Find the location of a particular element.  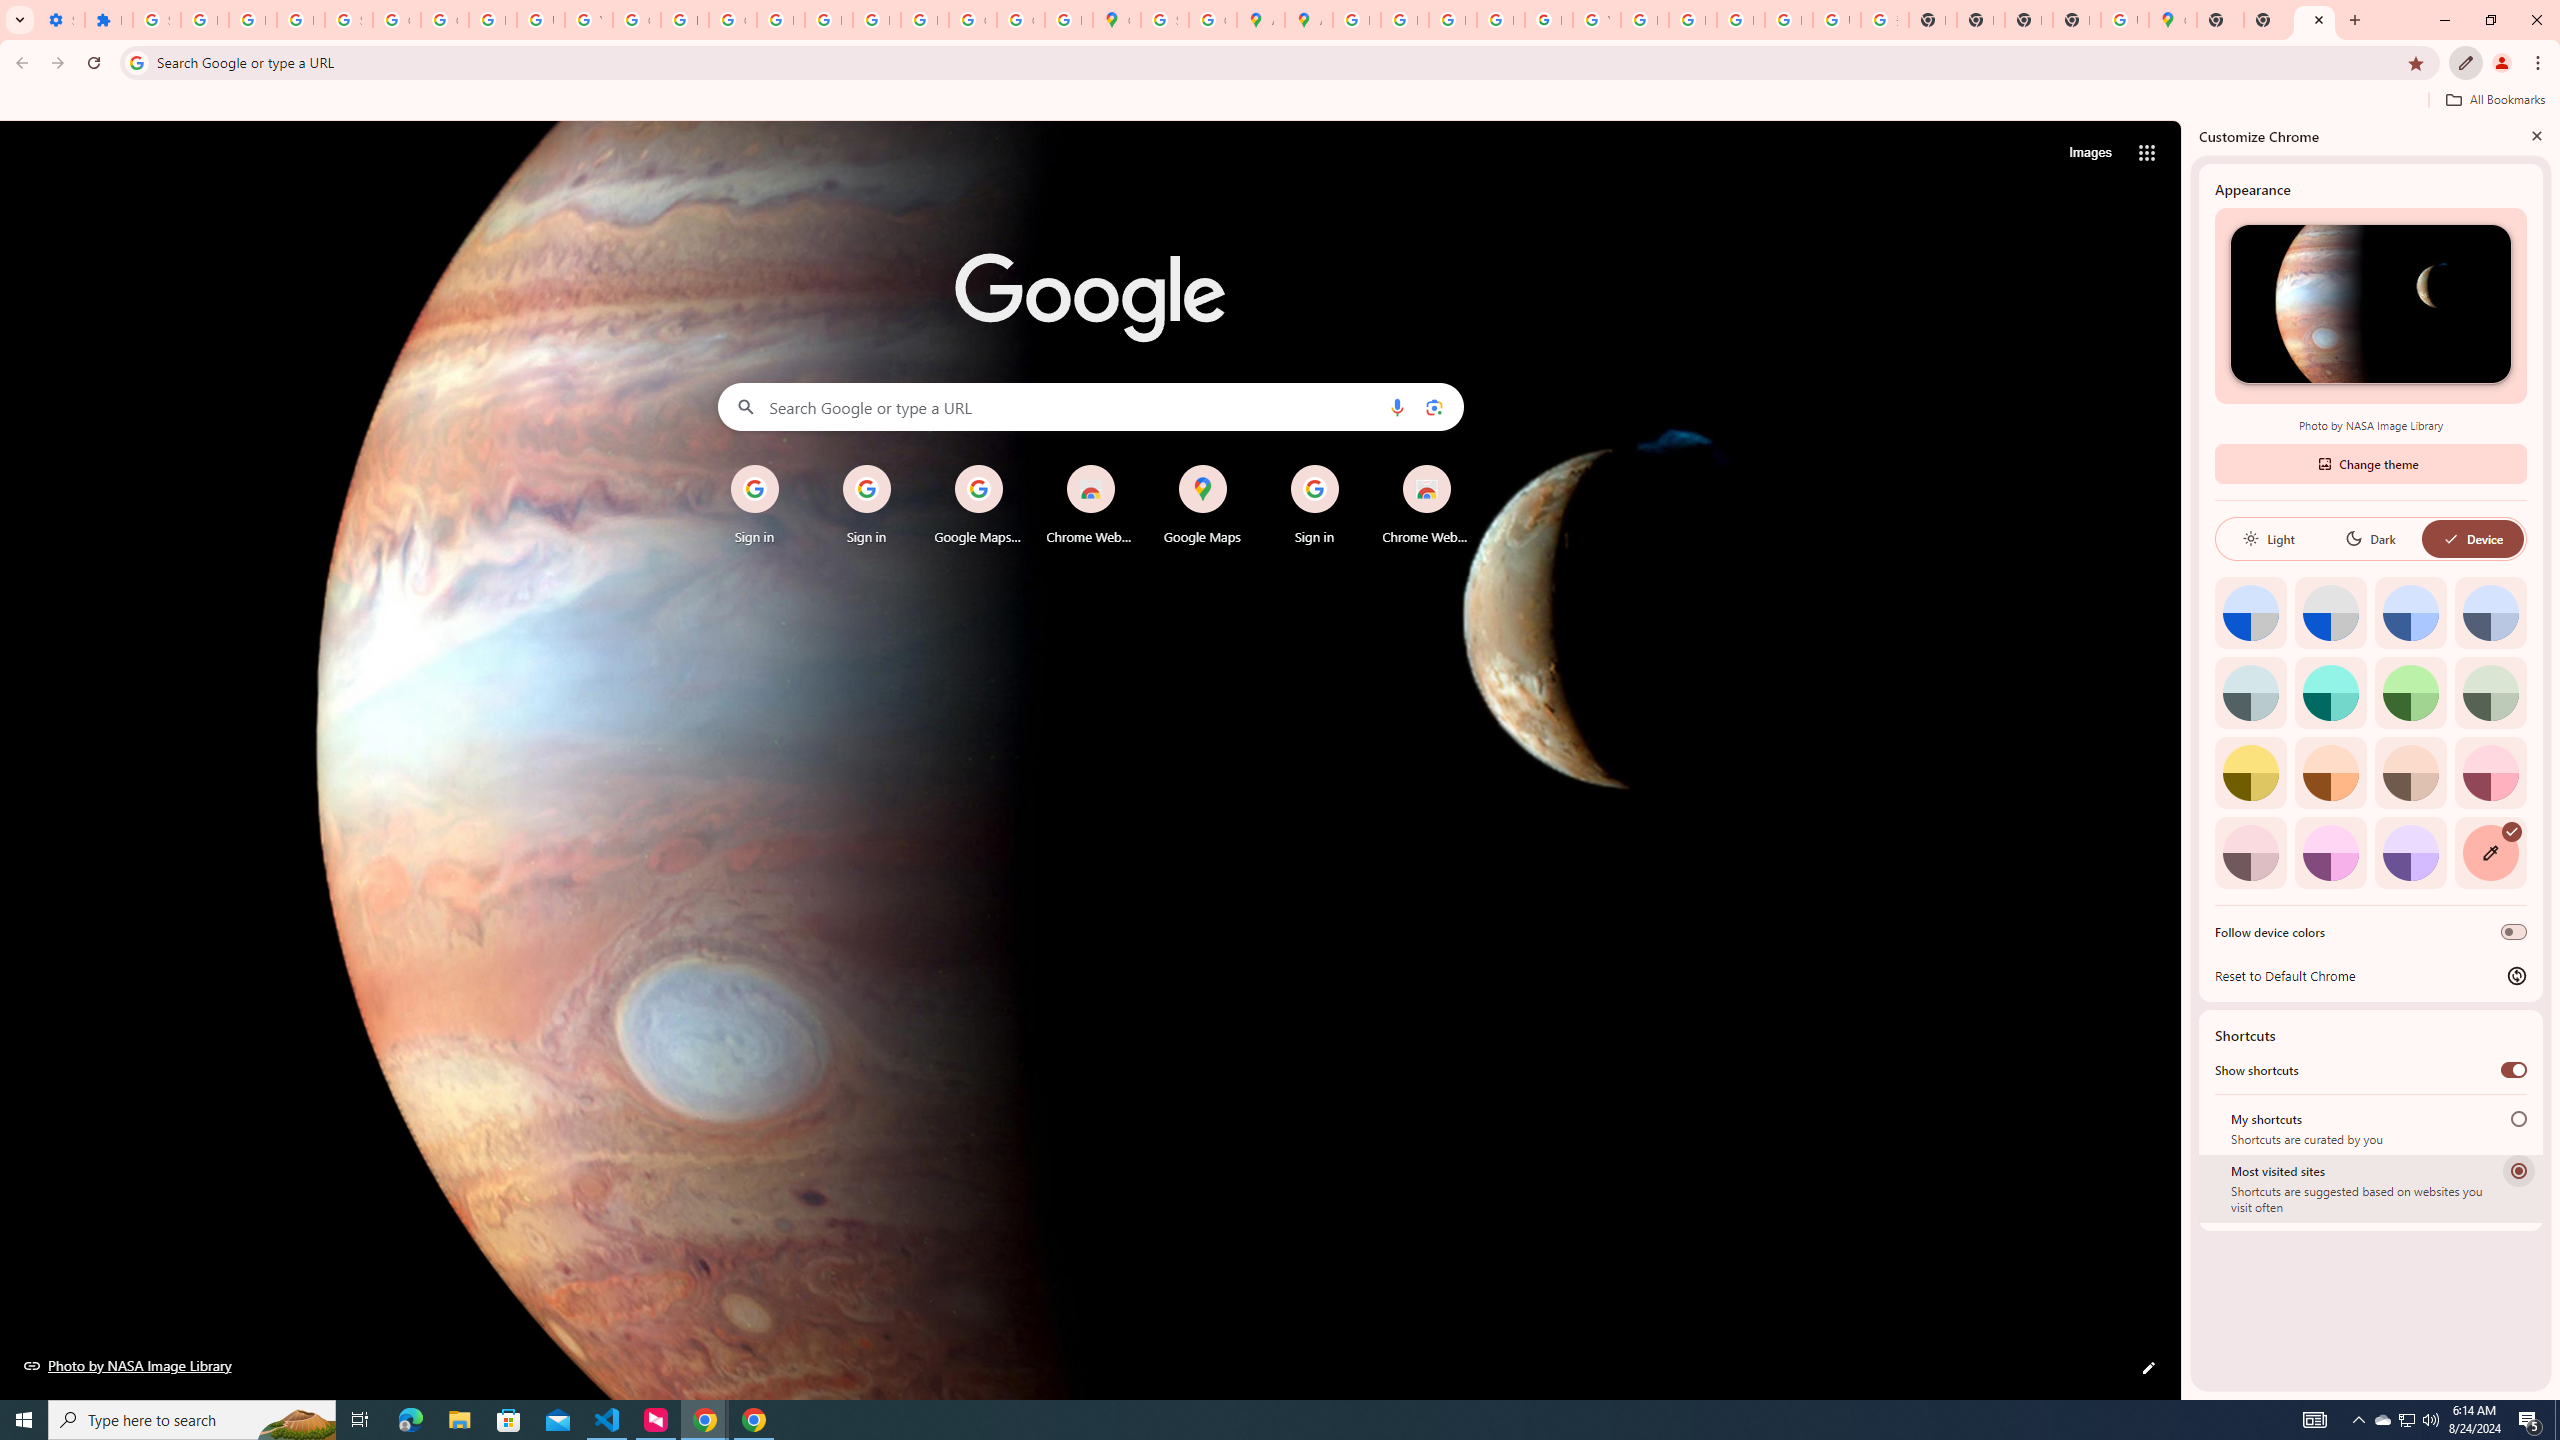

'Side Panel Resize Handle' is located at coordinates (2185, 758).